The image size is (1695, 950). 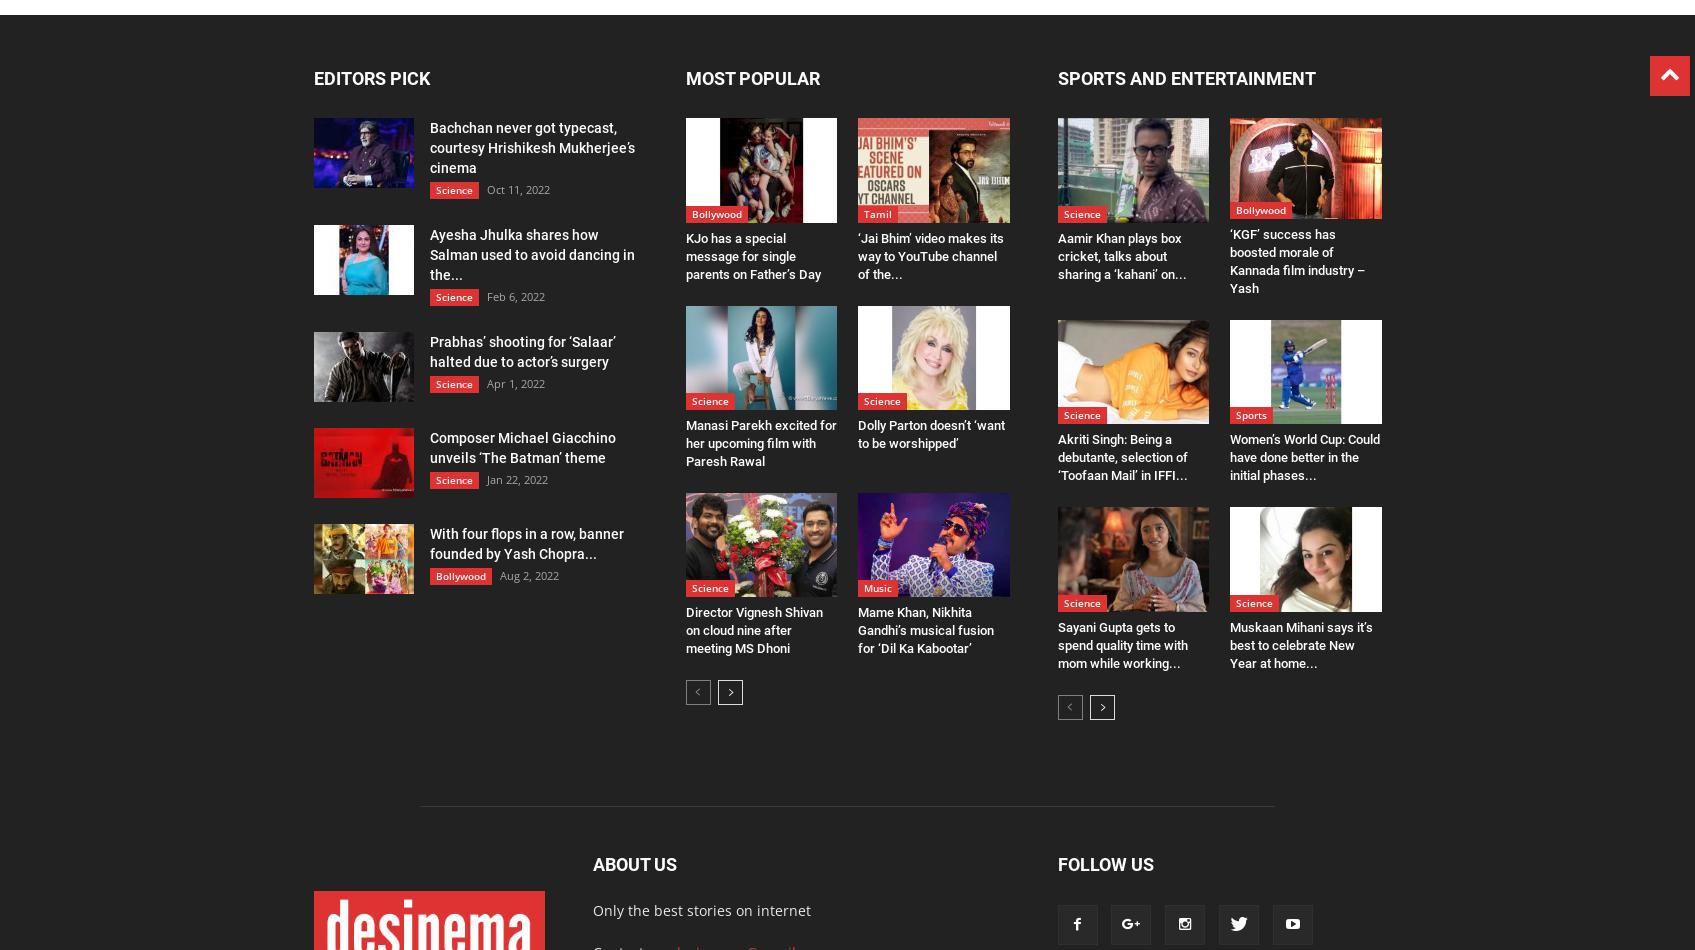 I want to click on 'Bachchan never got typecast, courtesy Hrishikesh Mukherjee’s cinema', so click(x=429, y=148).